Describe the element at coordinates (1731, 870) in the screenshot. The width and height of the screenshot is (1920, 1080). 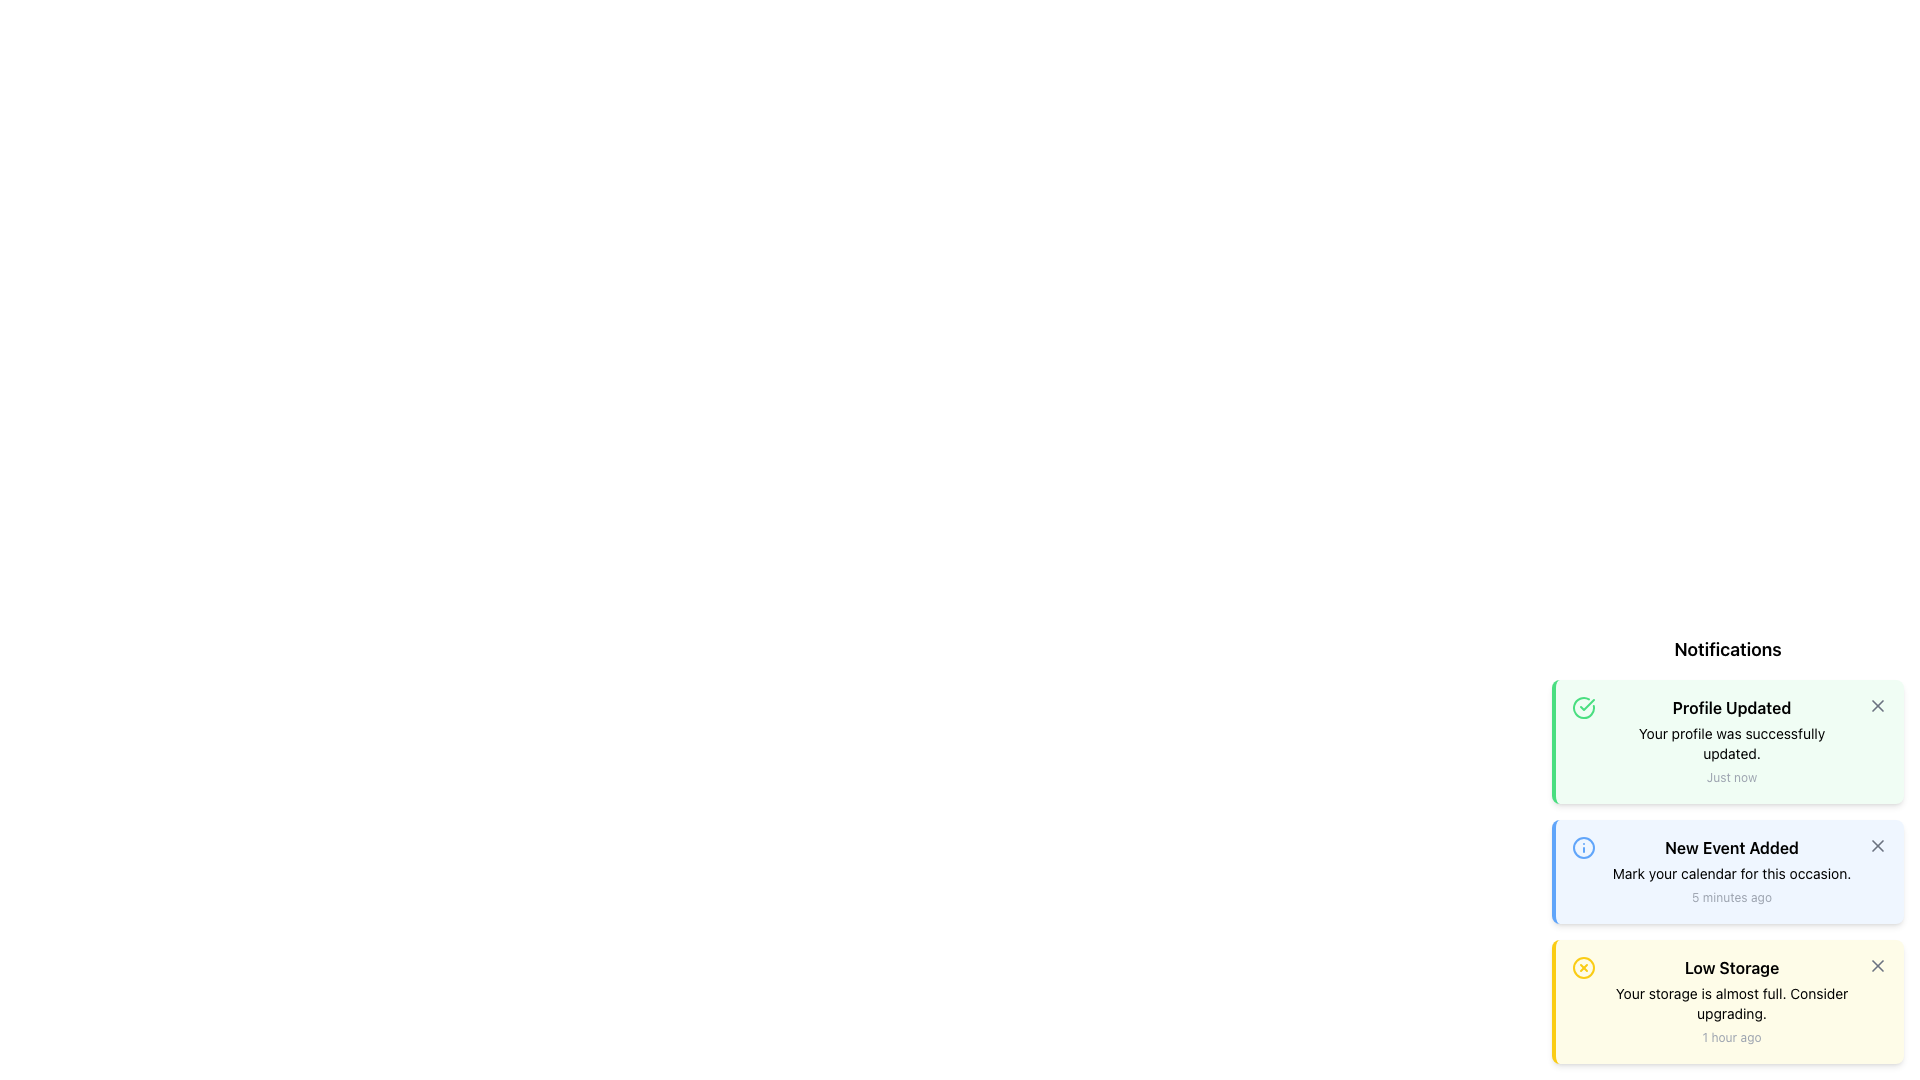
I see `the second notification card titled 'New Event Added' with a blue background in the list of notifications` at that location.